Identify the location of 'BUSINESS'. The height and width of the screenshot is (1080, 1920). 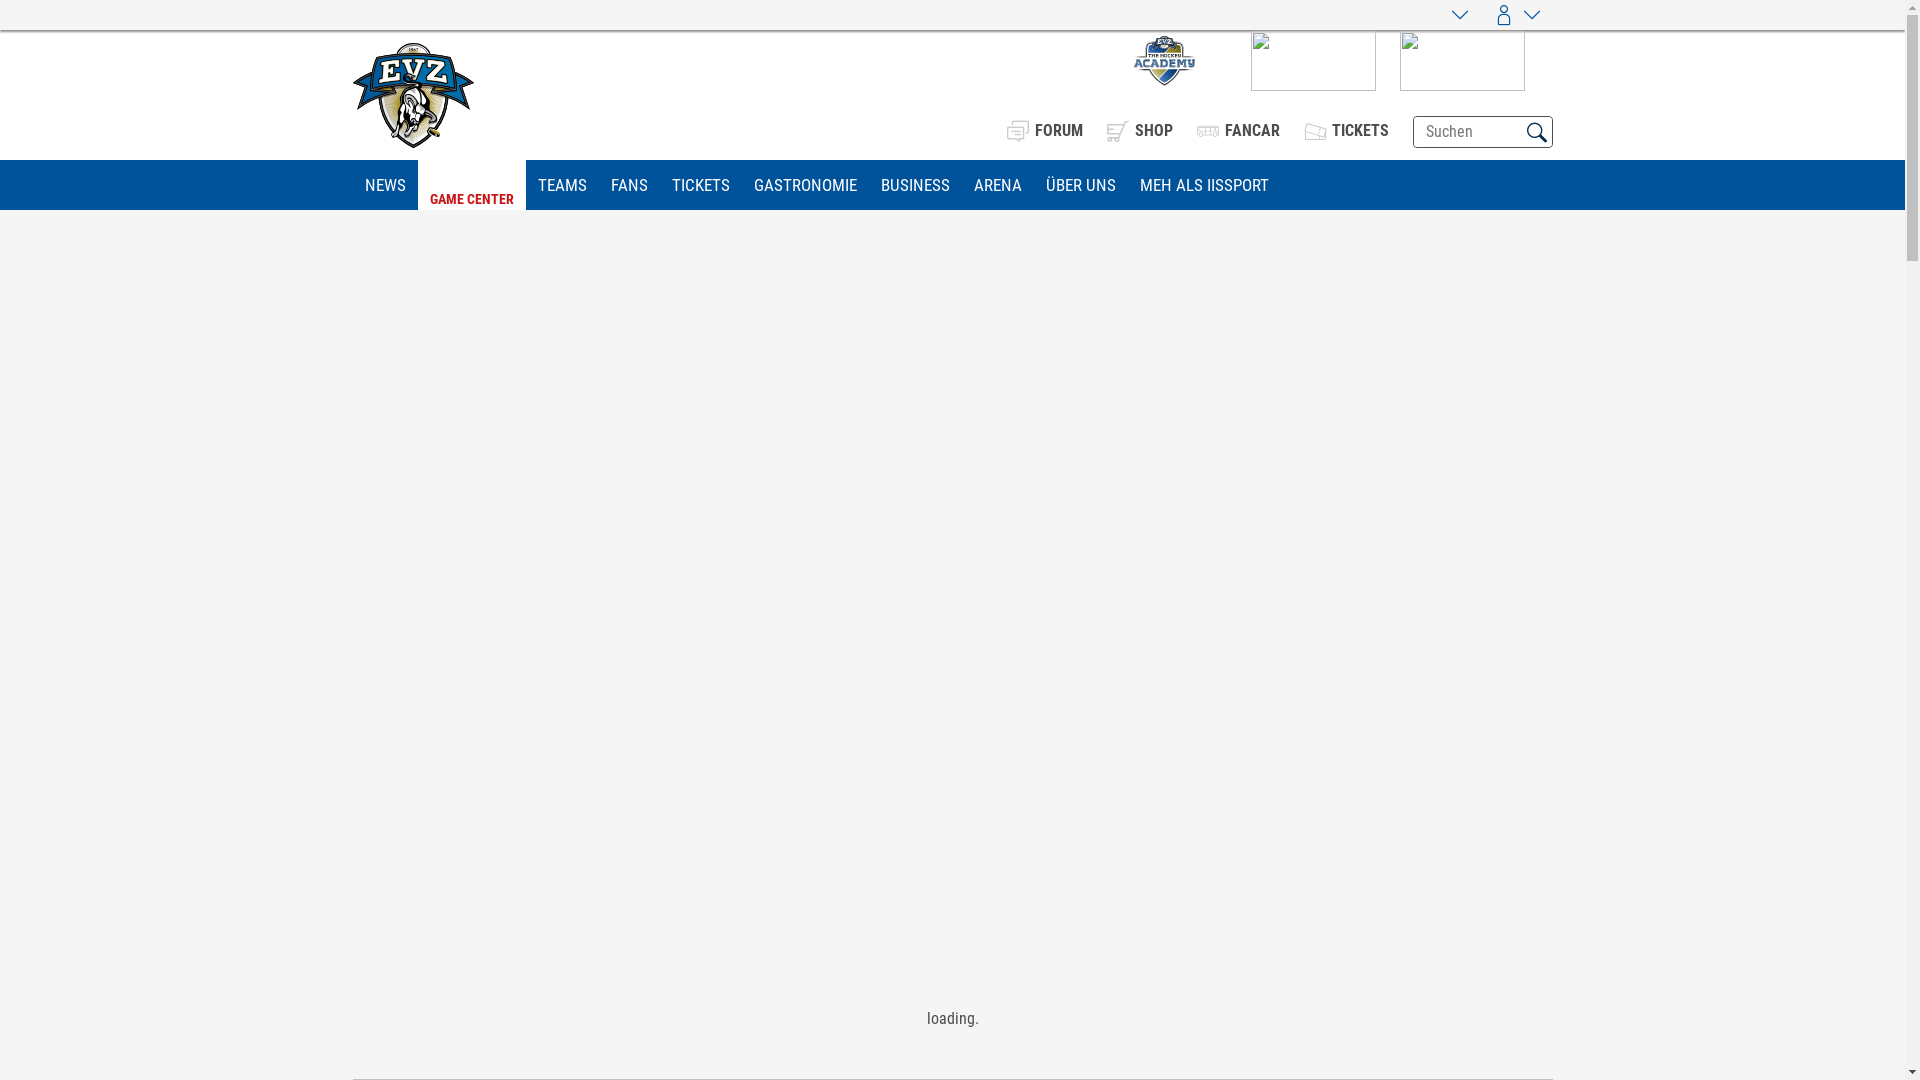
(868, 185).